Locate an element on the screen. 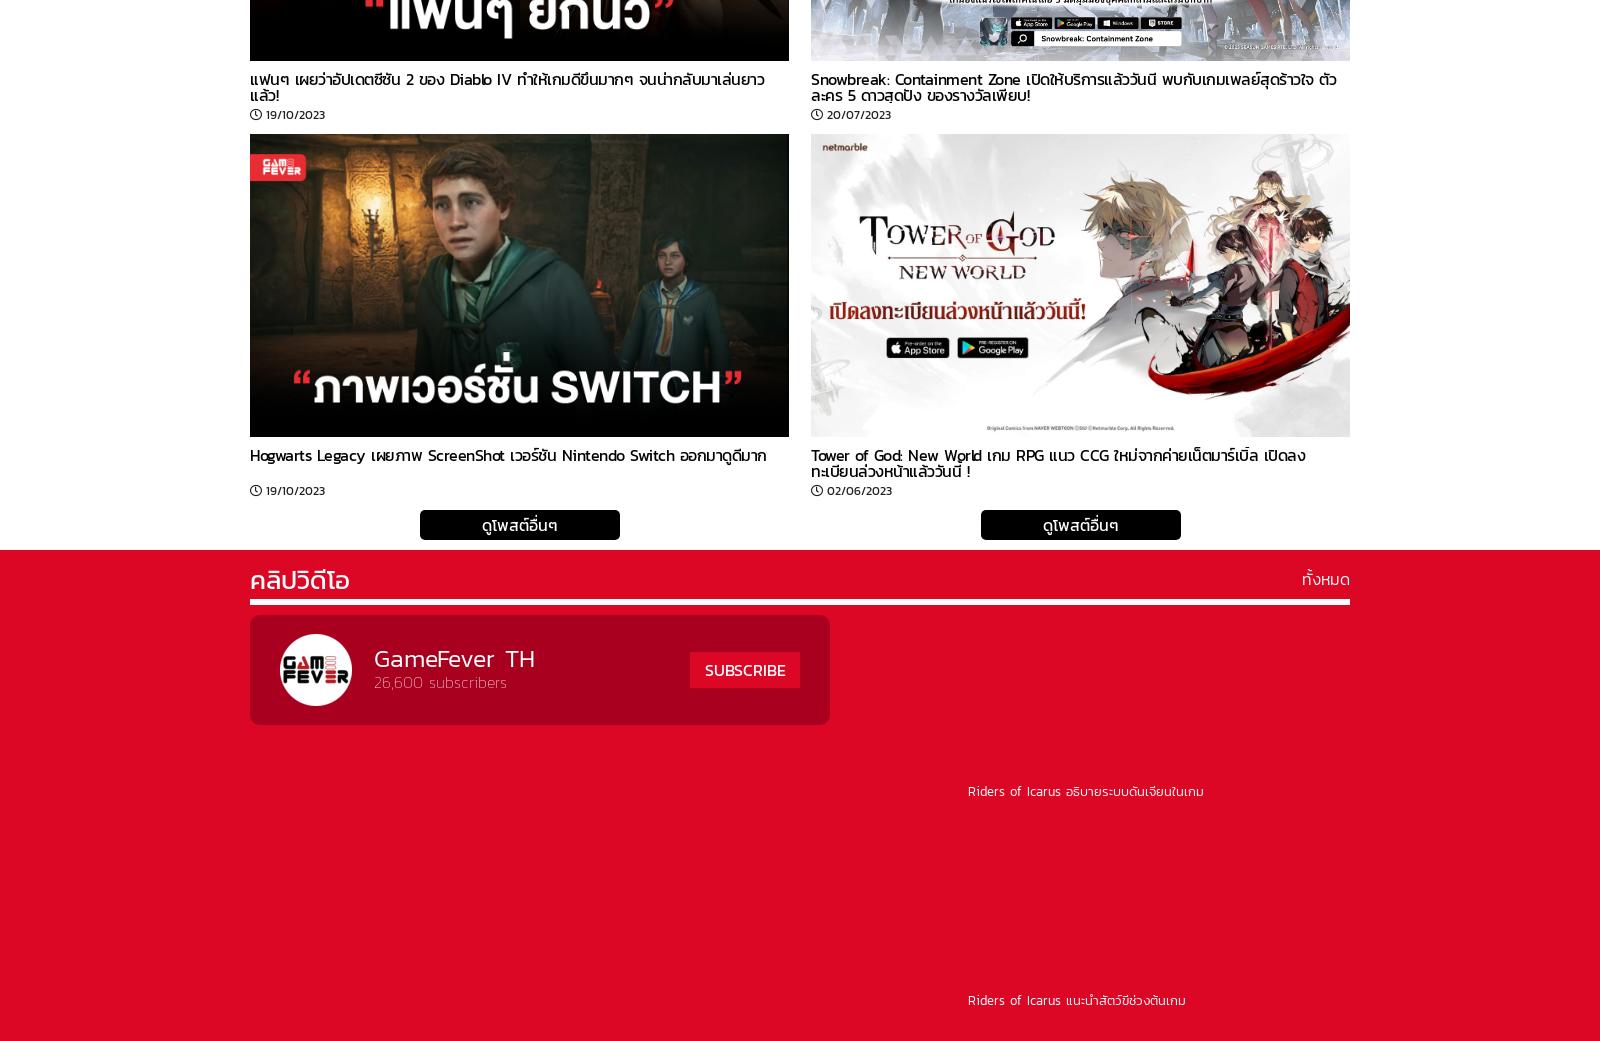 The image size is (1600, 1041). '26,600						   subscribers' is located at coordinates (439, 680).